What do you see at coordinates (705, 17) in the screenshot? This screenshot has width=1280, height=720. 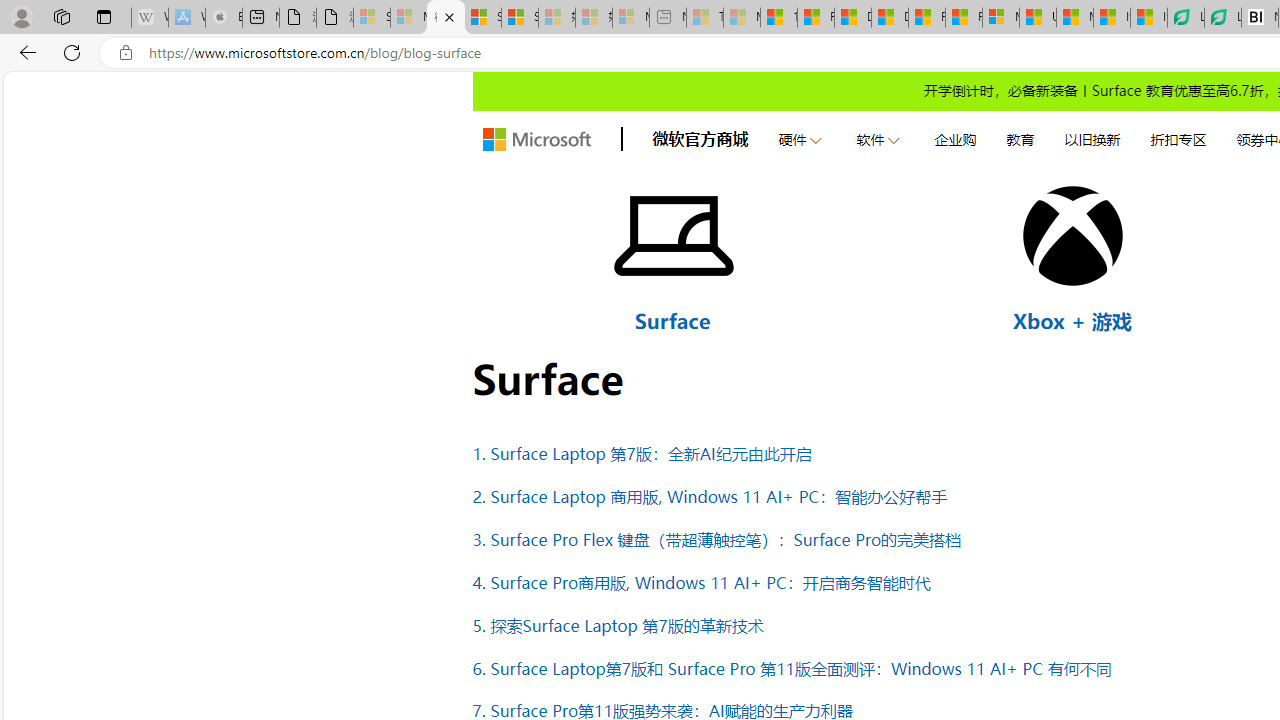 I see `'Top Stories - MSN - Sleeping'` at bounding box center [705, 17].